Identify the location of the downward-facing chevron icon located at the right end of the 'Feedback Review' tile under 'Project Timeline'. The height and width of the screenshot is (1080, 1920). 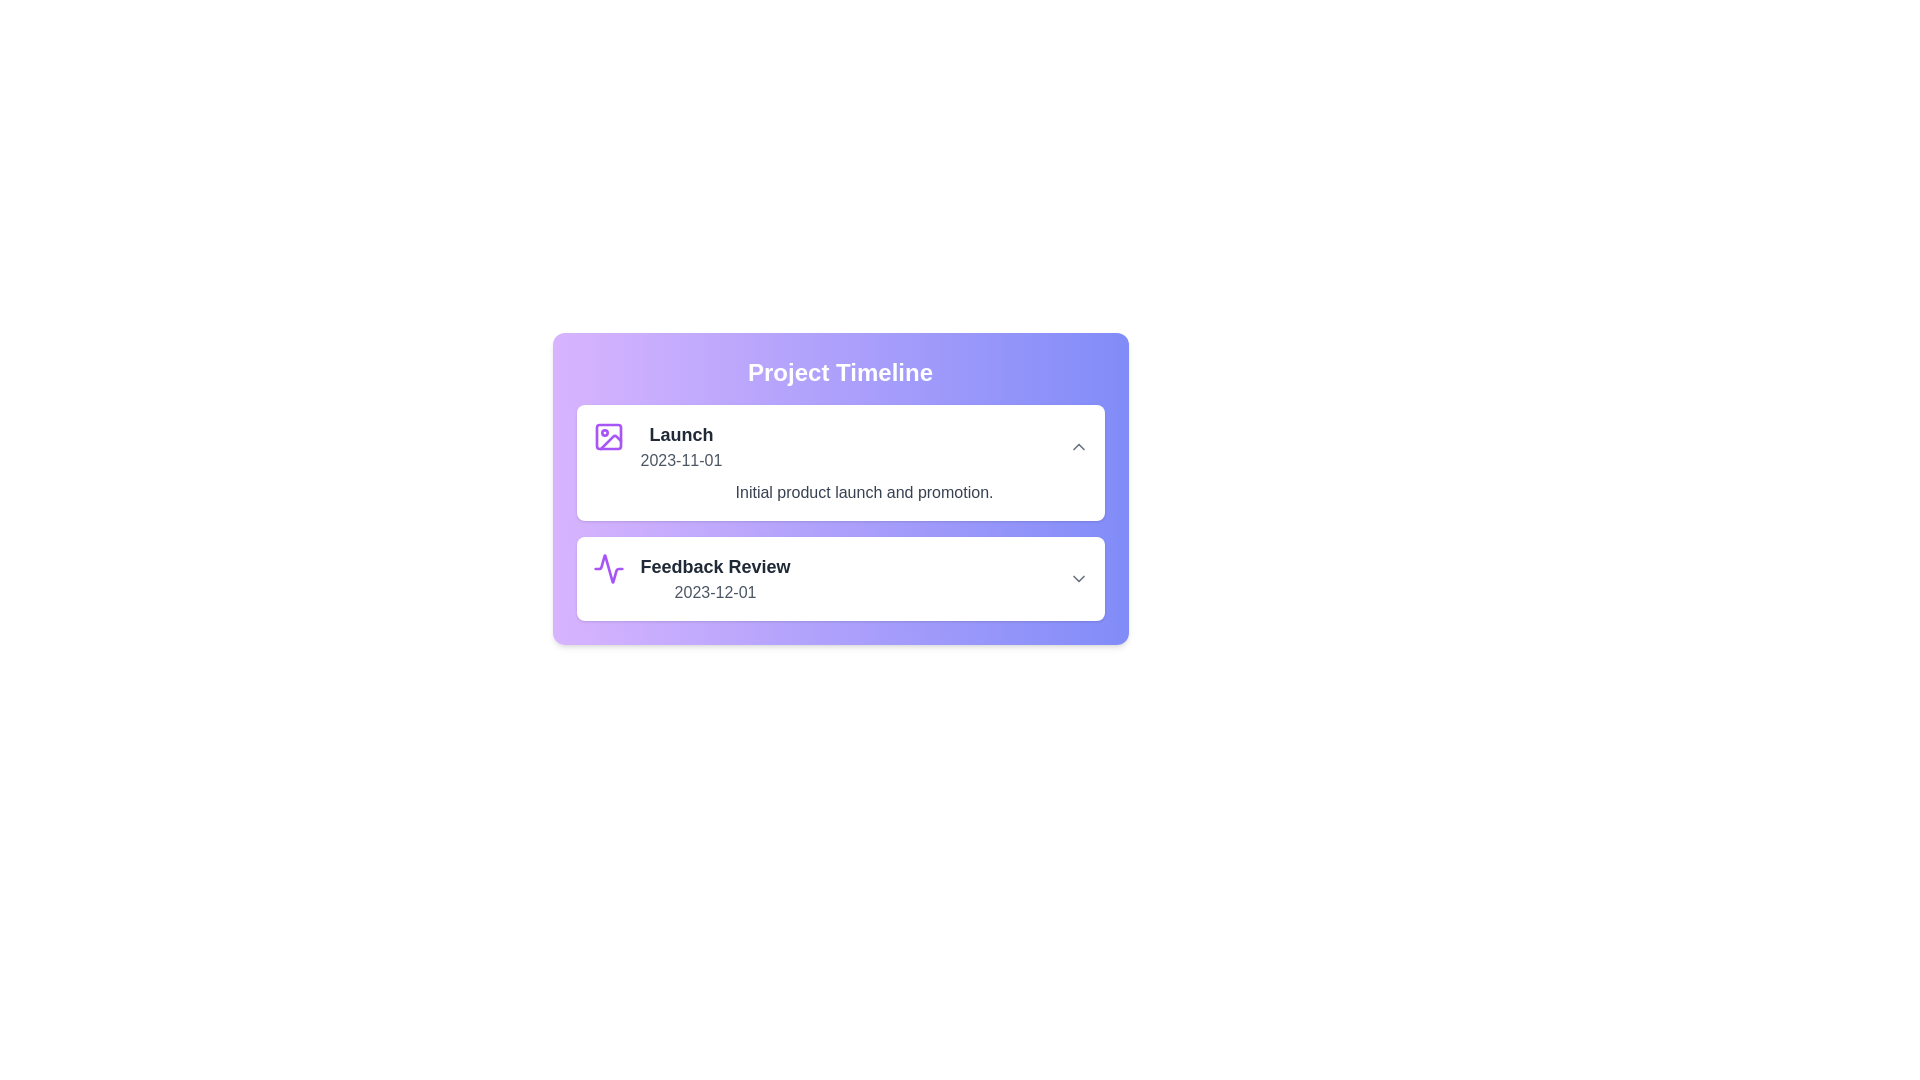
(1077, 578).